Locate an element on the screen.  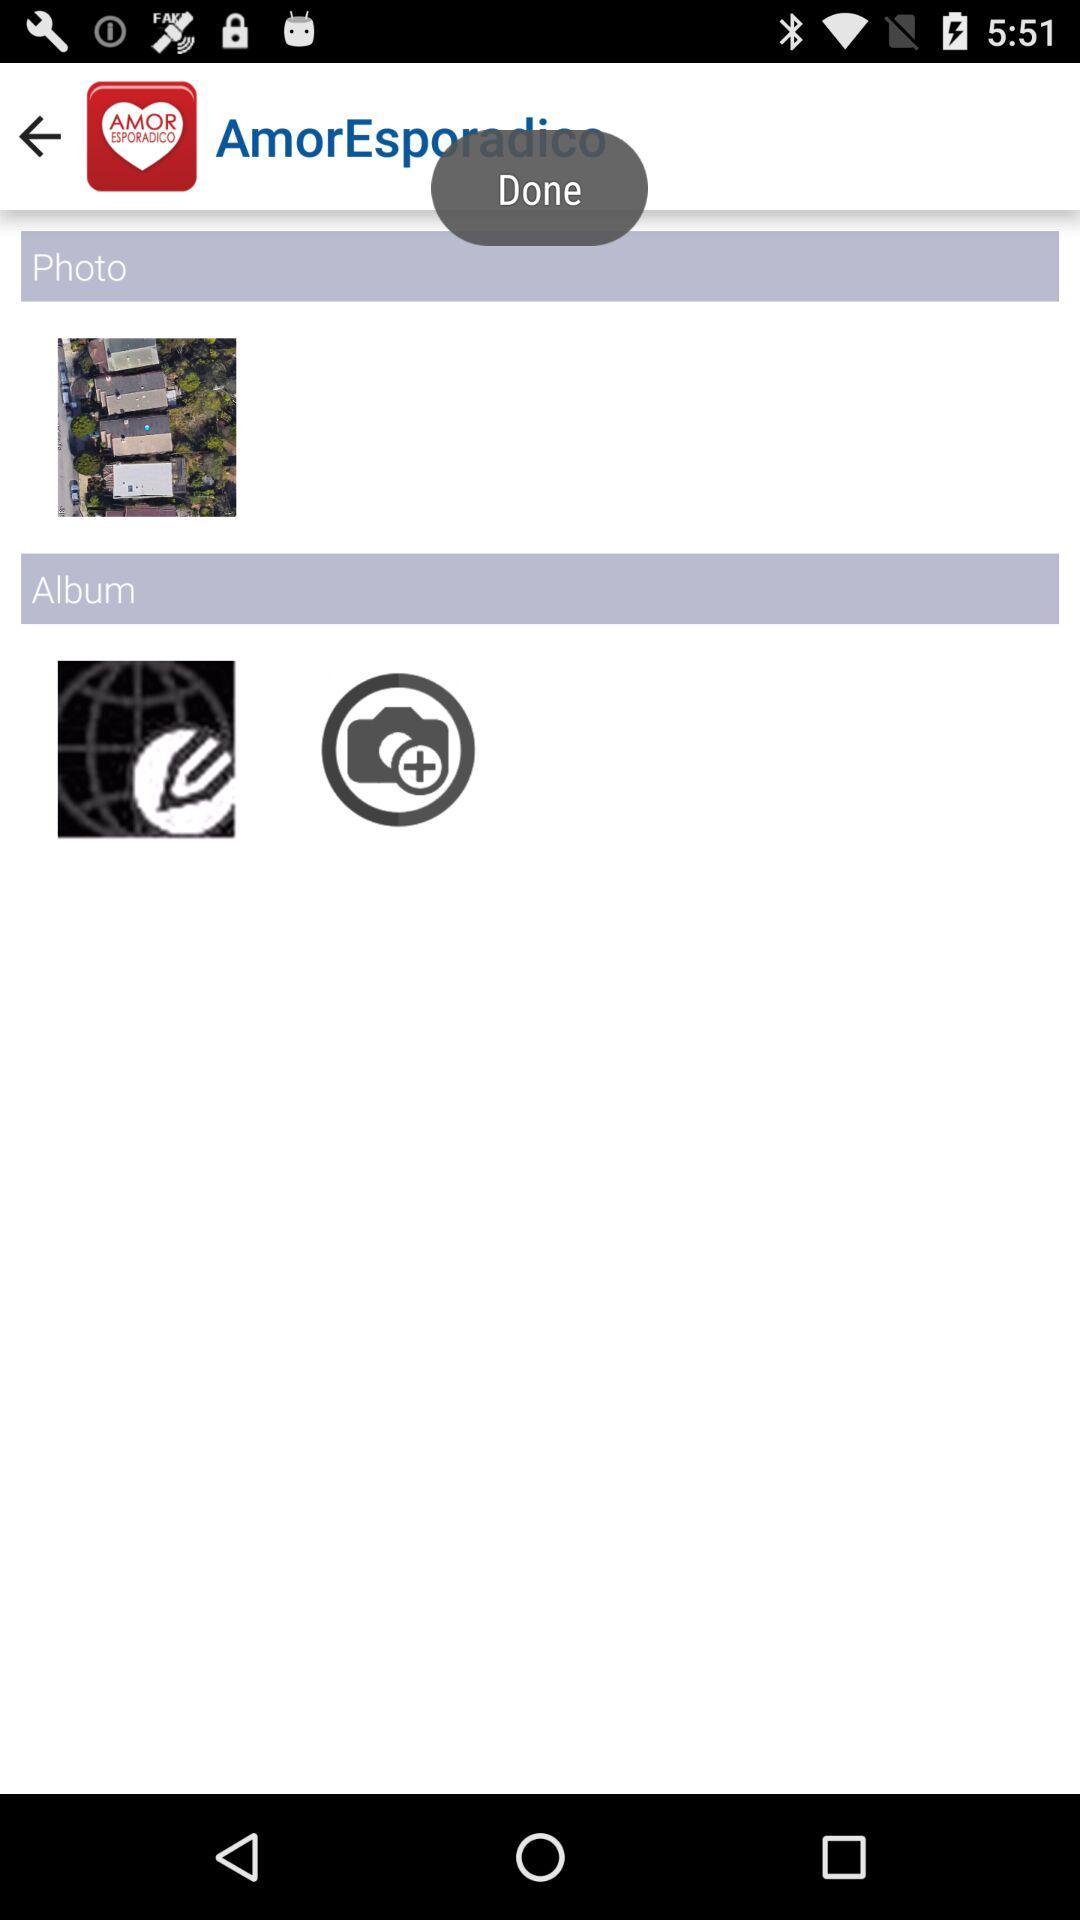
the photo icon is located at coordinates (398, 802).